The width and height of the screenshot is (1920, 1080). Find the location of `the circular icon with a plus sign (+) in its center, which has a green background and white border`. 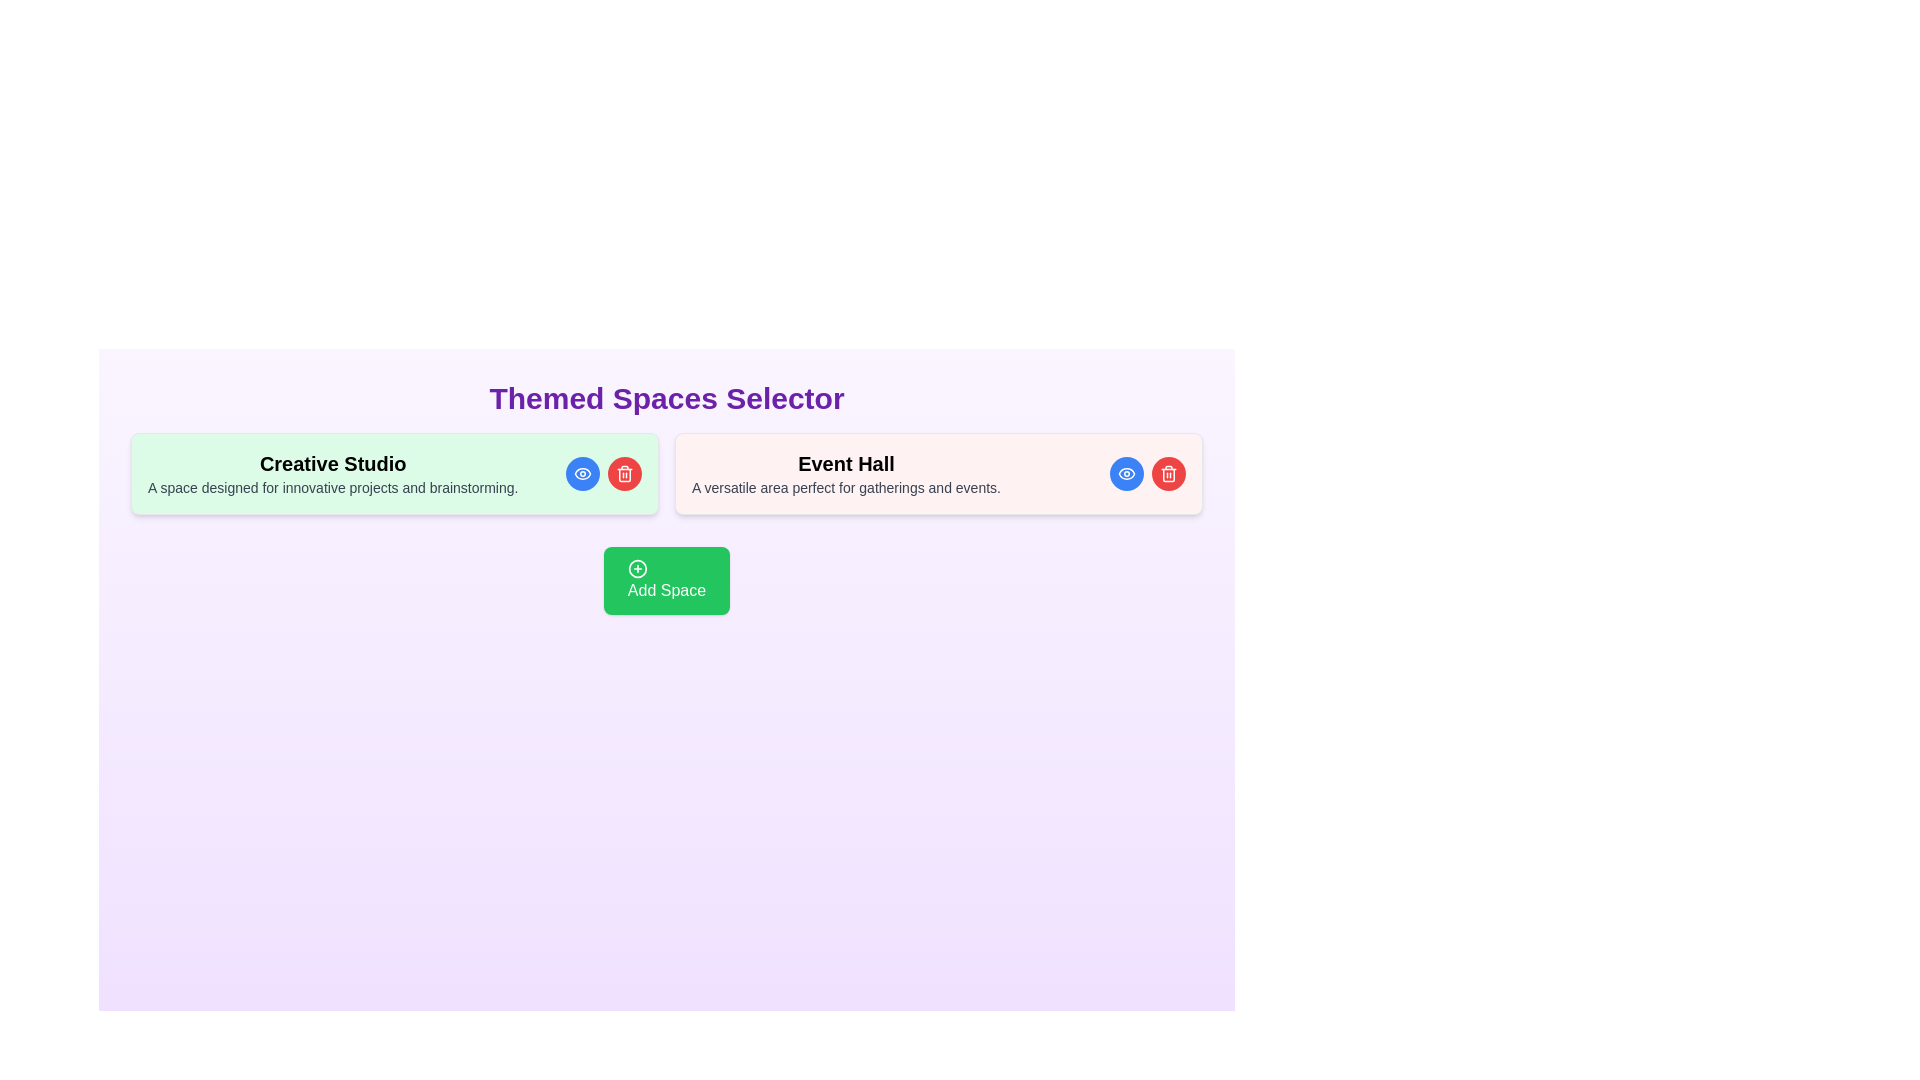

the circular icon with a plus sign (+) in its center, which has a green background and white border is located at coordinates (636, 569).